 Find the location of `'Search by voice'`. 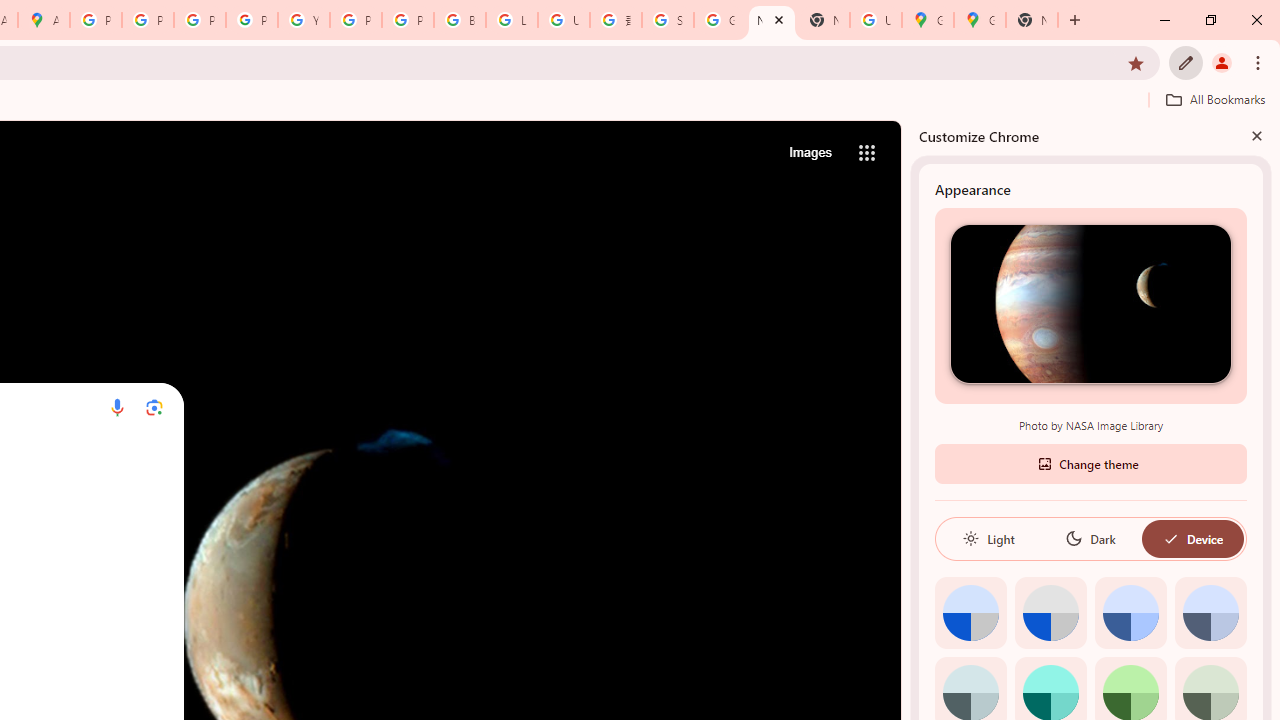

'Search by voice' is located at coordinates (116, 406).